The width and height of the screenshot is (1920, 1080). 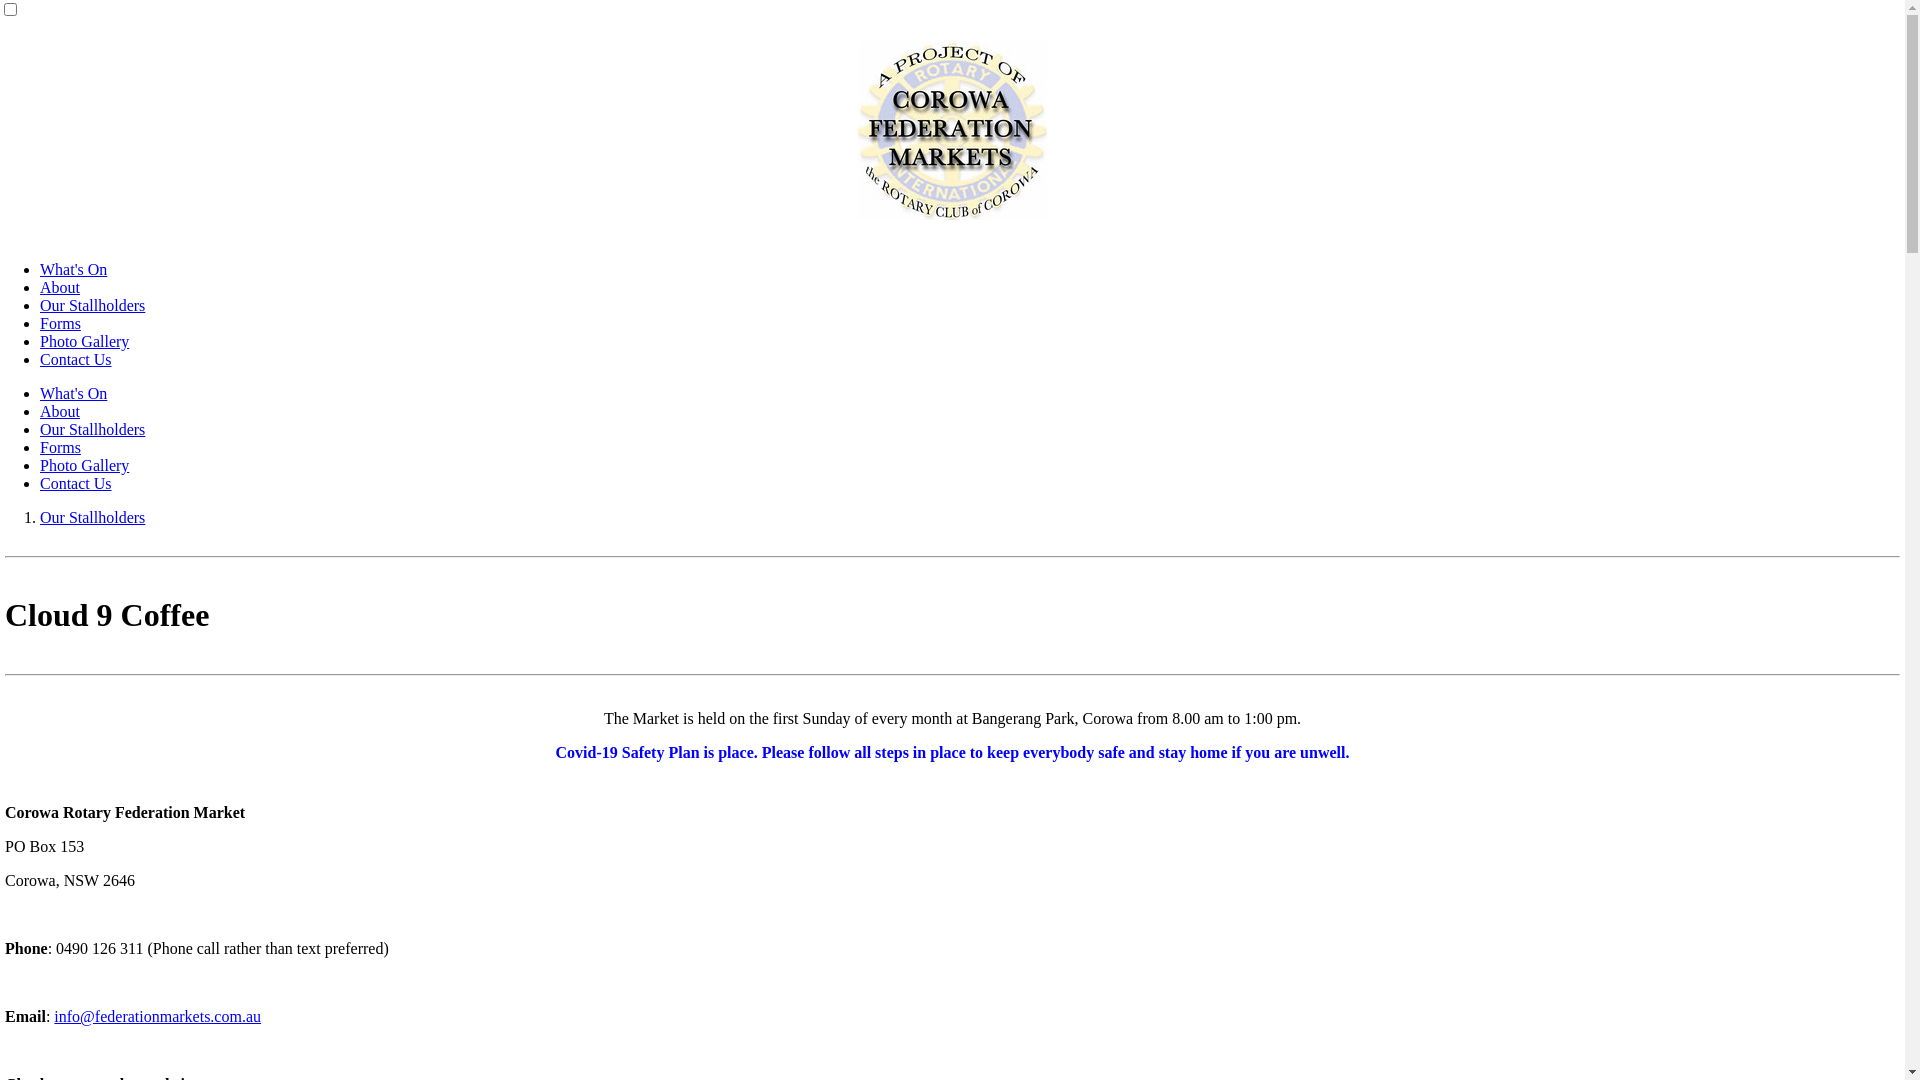 What do you see at coordinates (76, 358) in the screenshot?
I see `'Contact Us'` at bounding box center [76, 358].